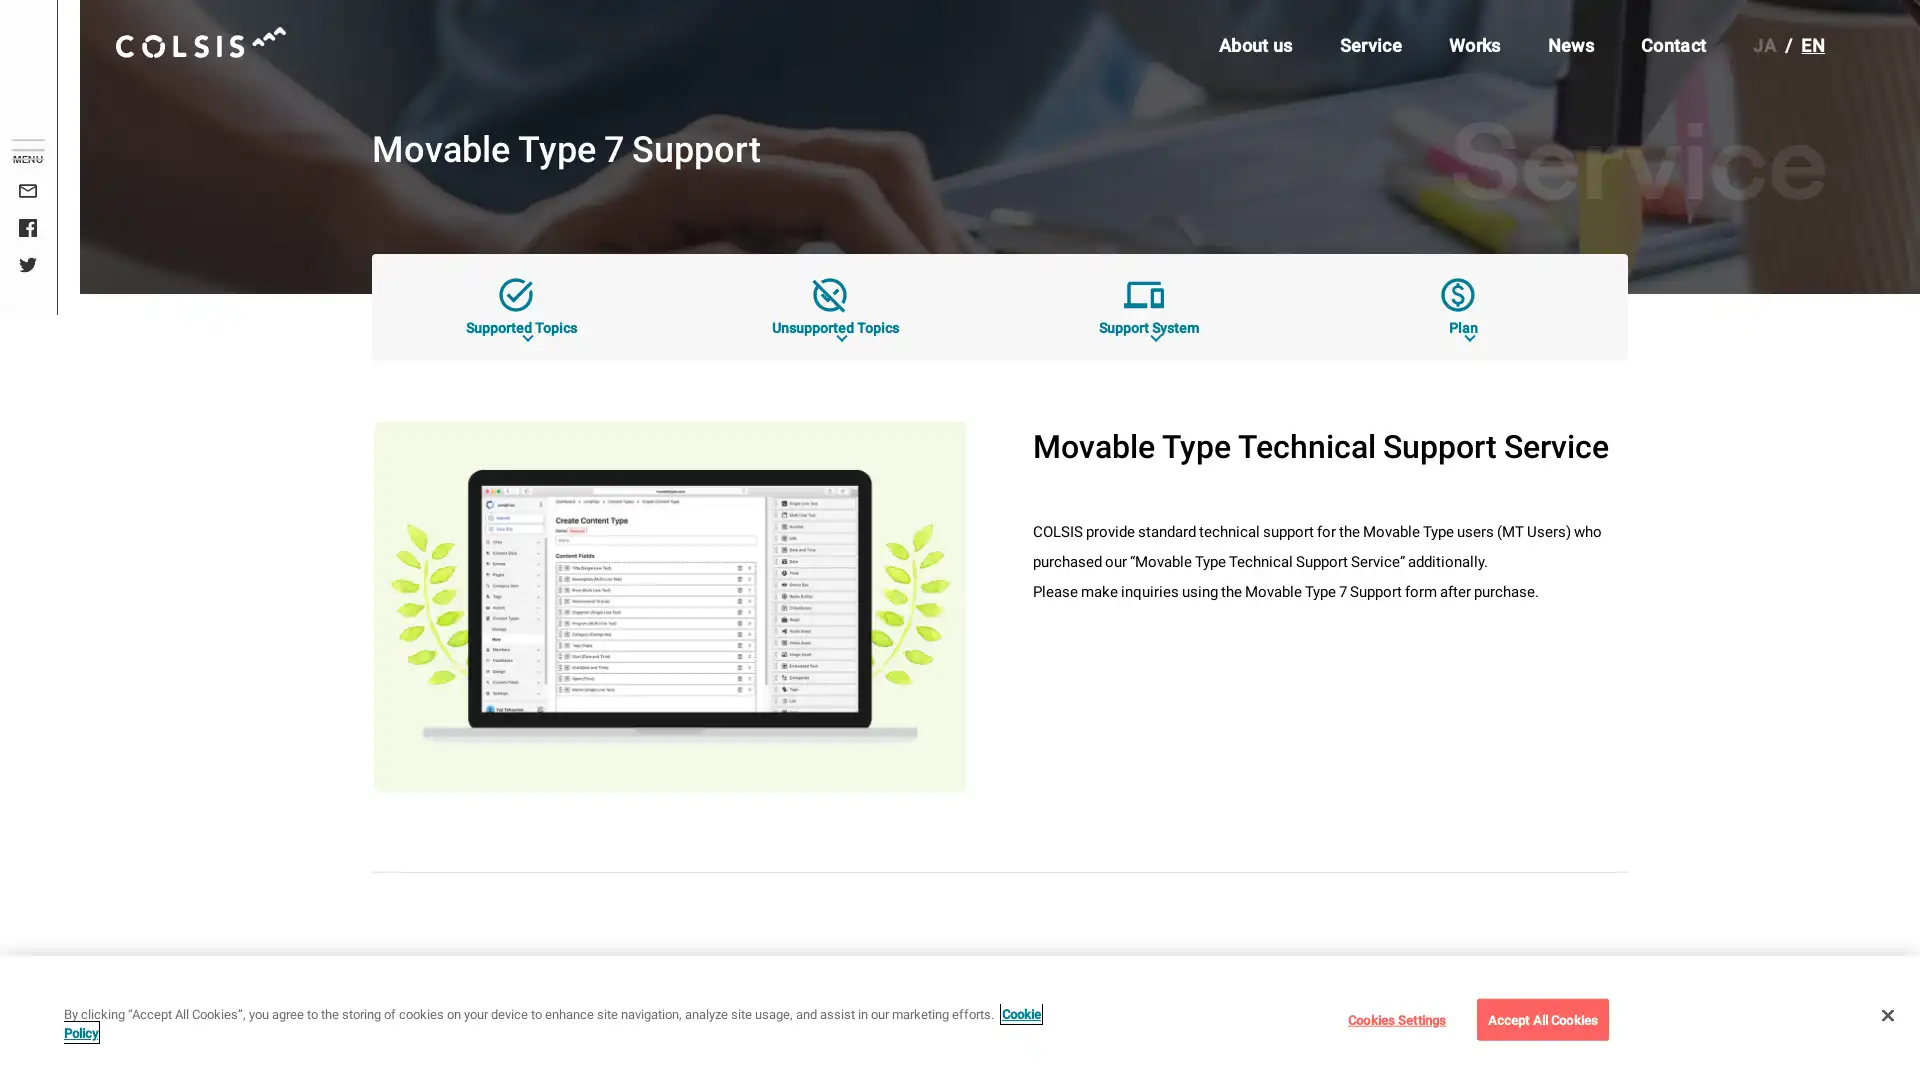  I want to click on Close, so click(1886, 1014).